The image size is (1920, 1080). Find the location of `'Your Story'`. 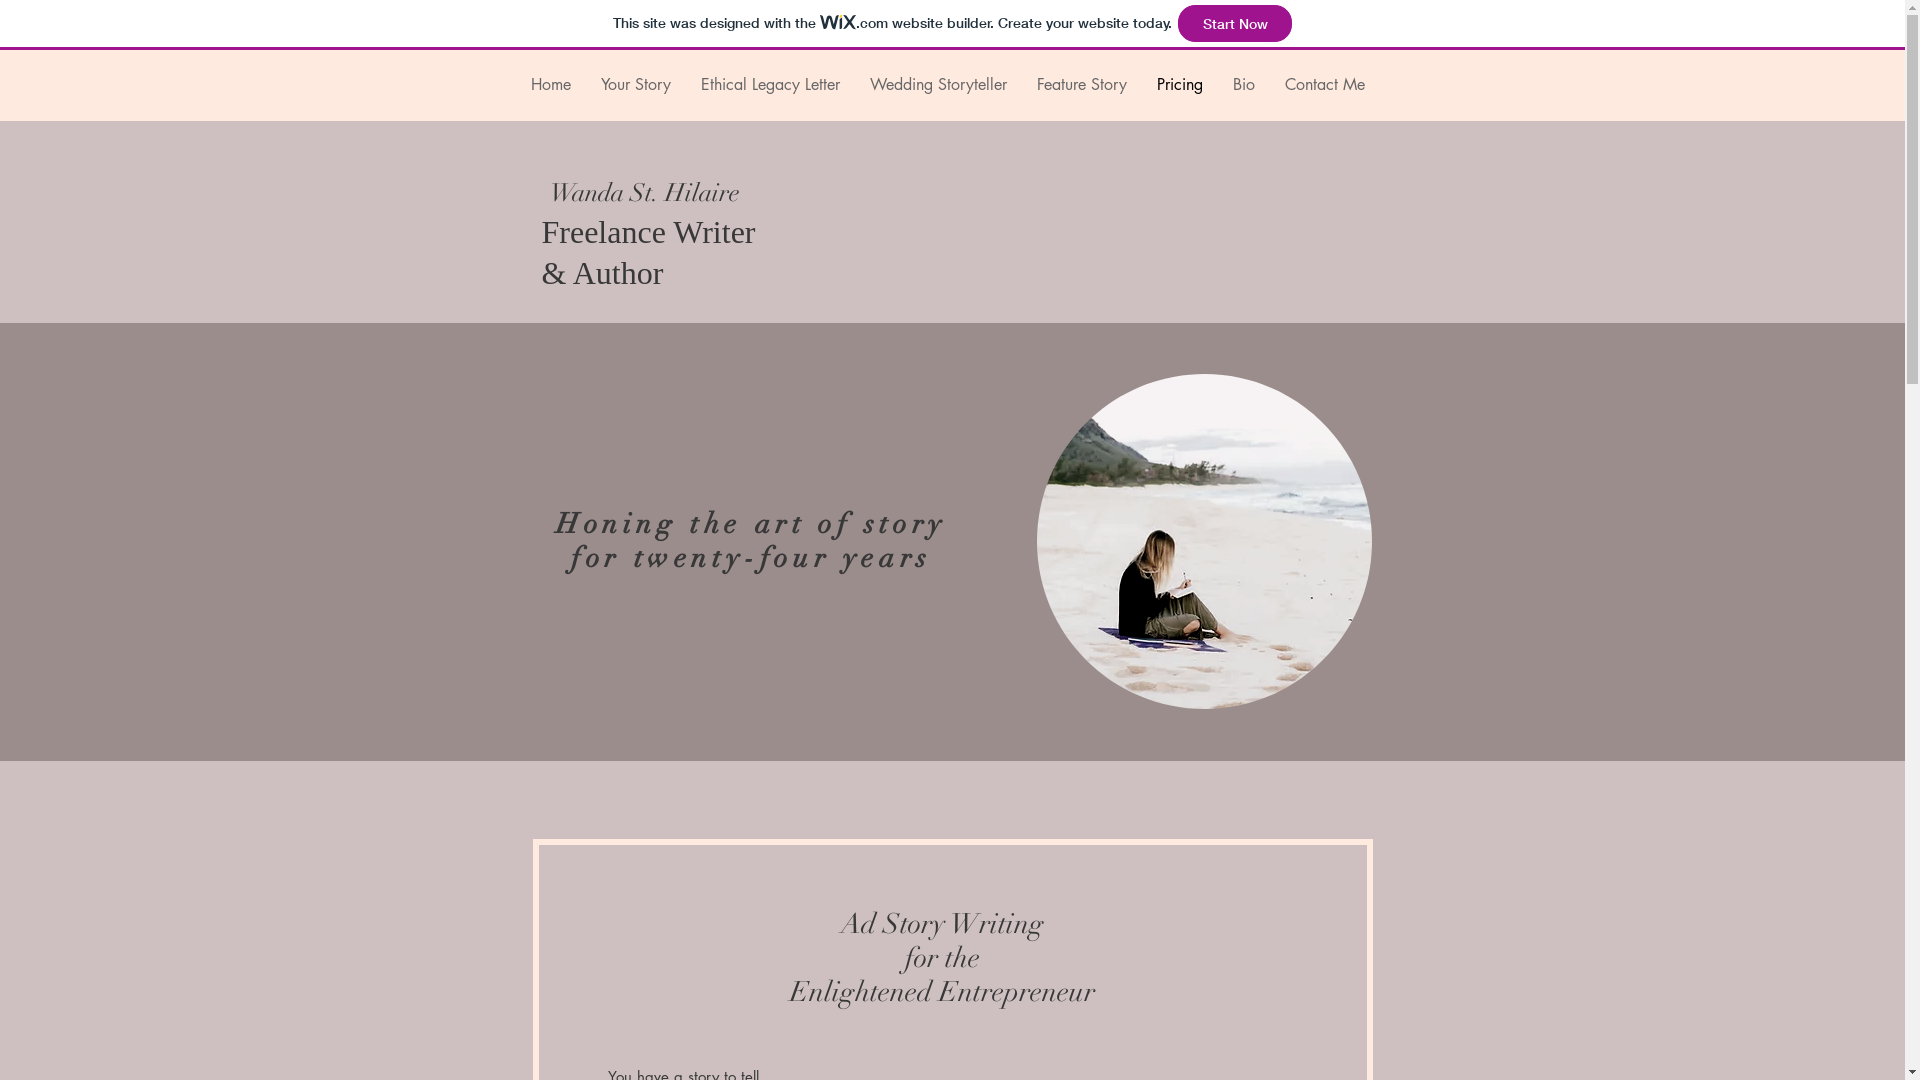

'Your Story' is located at coordinates (635, 83).